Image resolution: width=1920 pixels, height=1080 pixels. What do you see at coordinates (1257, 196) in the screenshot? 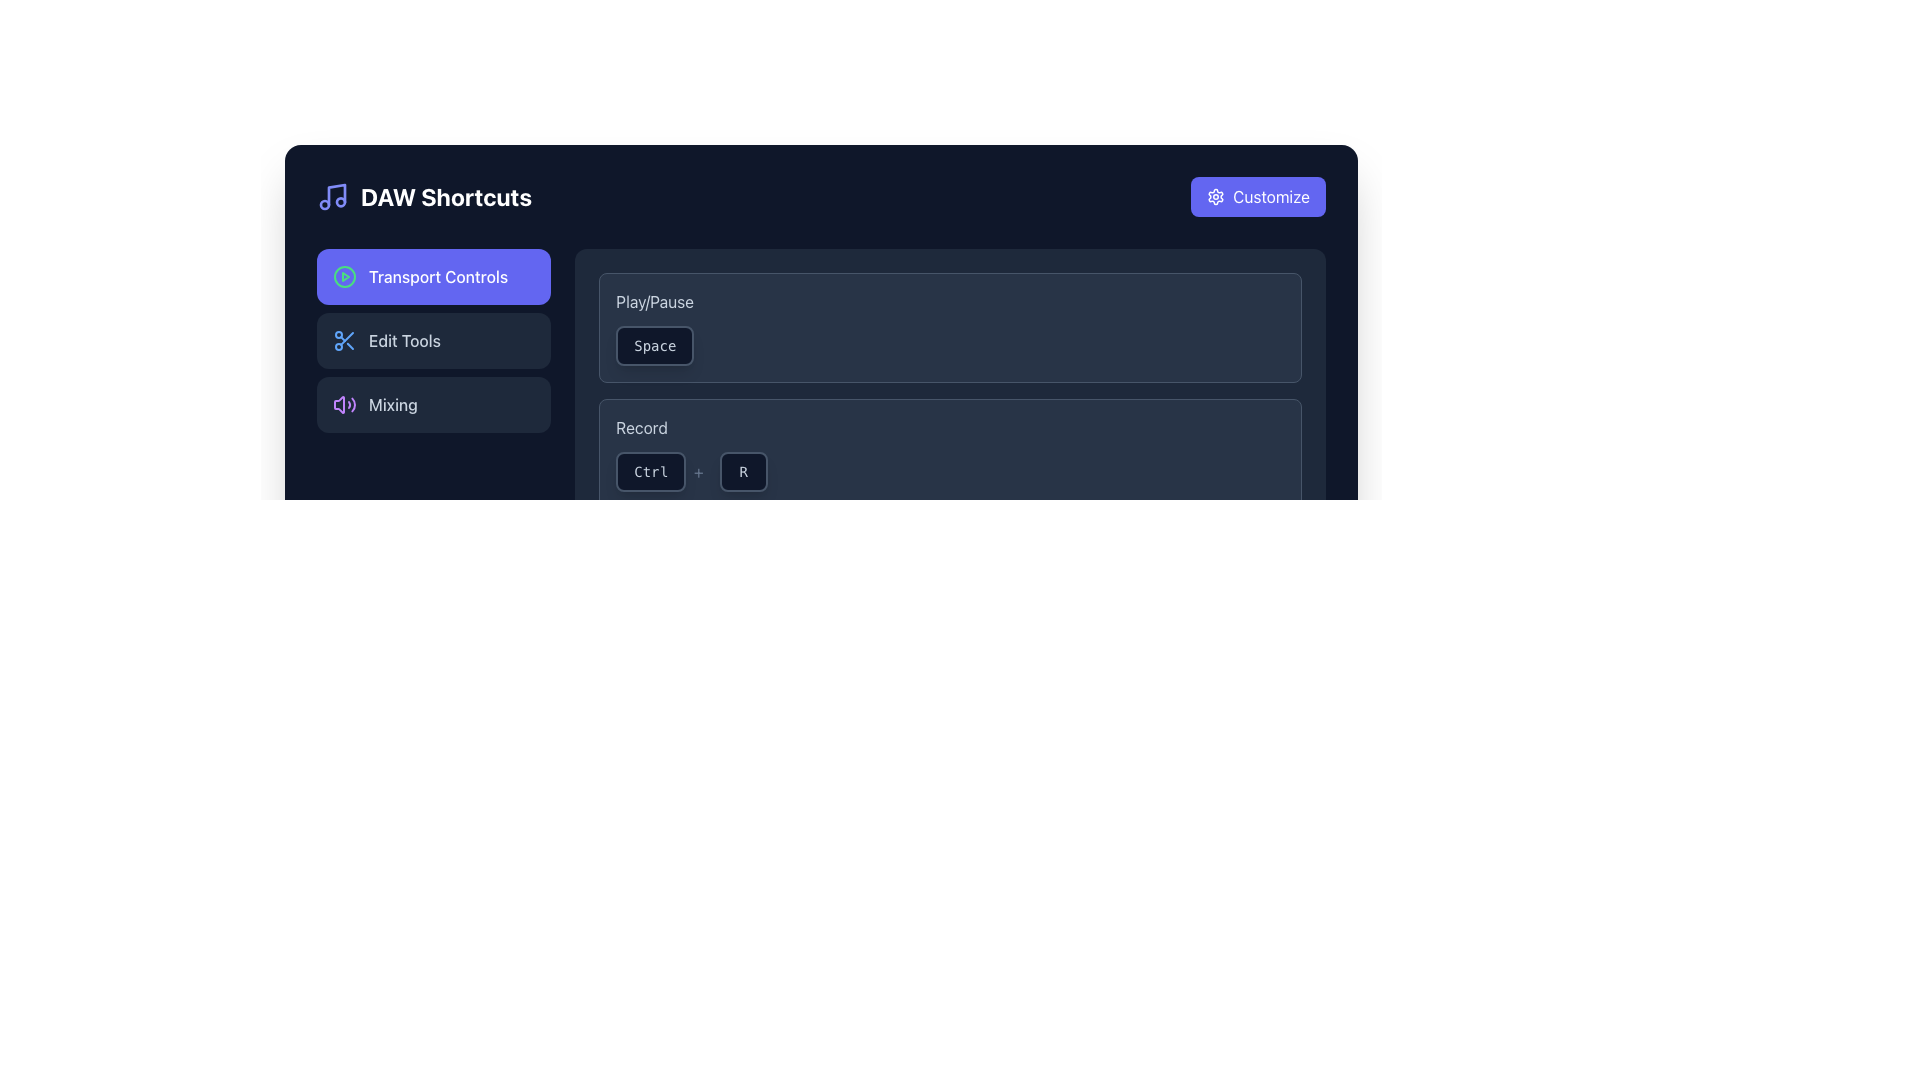
I see `the 'Customize' button with a rounded rectangle shape, blue background, and white text` at bounding box center [1257, 196].